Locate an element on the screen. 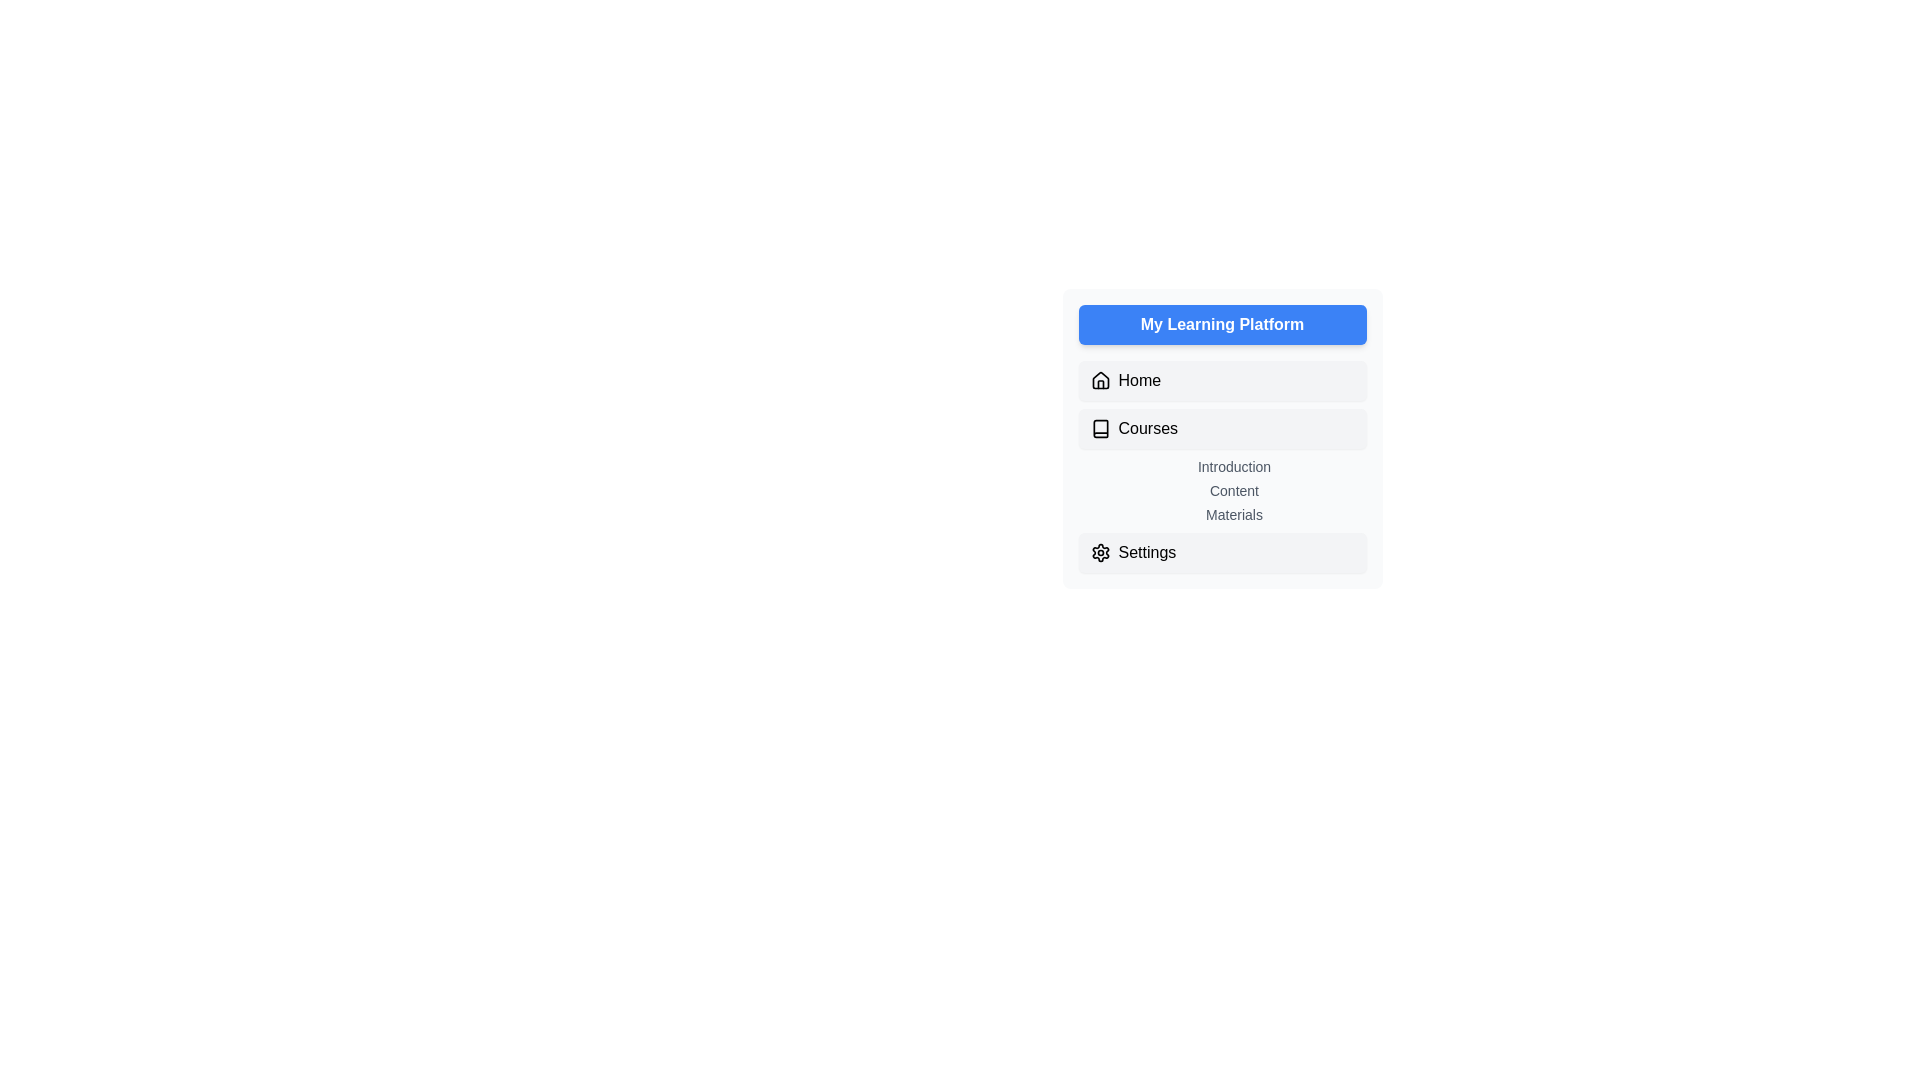 This screenshot has width=1920, height=1080. the 'Home' navigation link is located at coordinates (1221, 381).